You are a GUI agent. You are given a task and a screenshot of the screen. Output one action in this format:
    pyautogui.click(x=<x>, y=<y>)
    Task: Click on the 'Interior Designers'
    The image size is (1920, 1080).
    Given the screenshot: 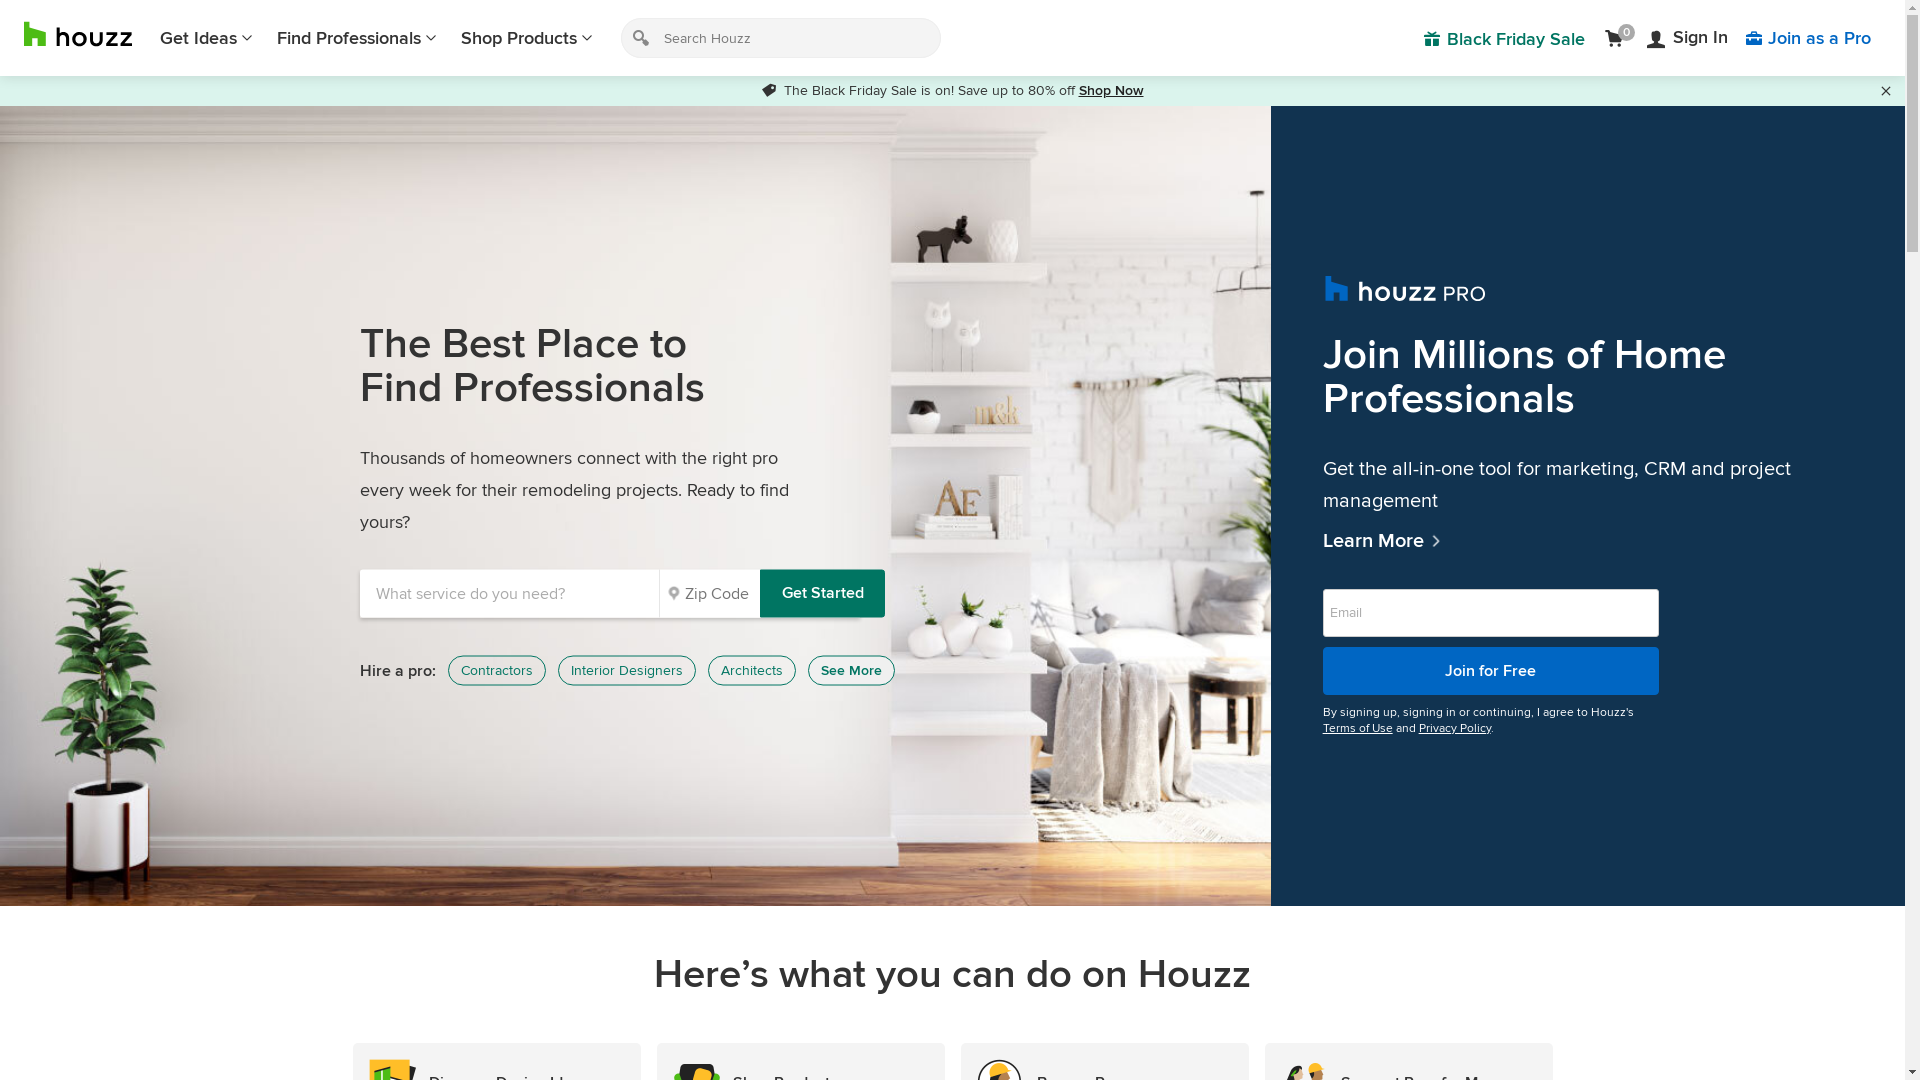 What is the action you would take?
    pyautogui.click(x=626, y=671)
    